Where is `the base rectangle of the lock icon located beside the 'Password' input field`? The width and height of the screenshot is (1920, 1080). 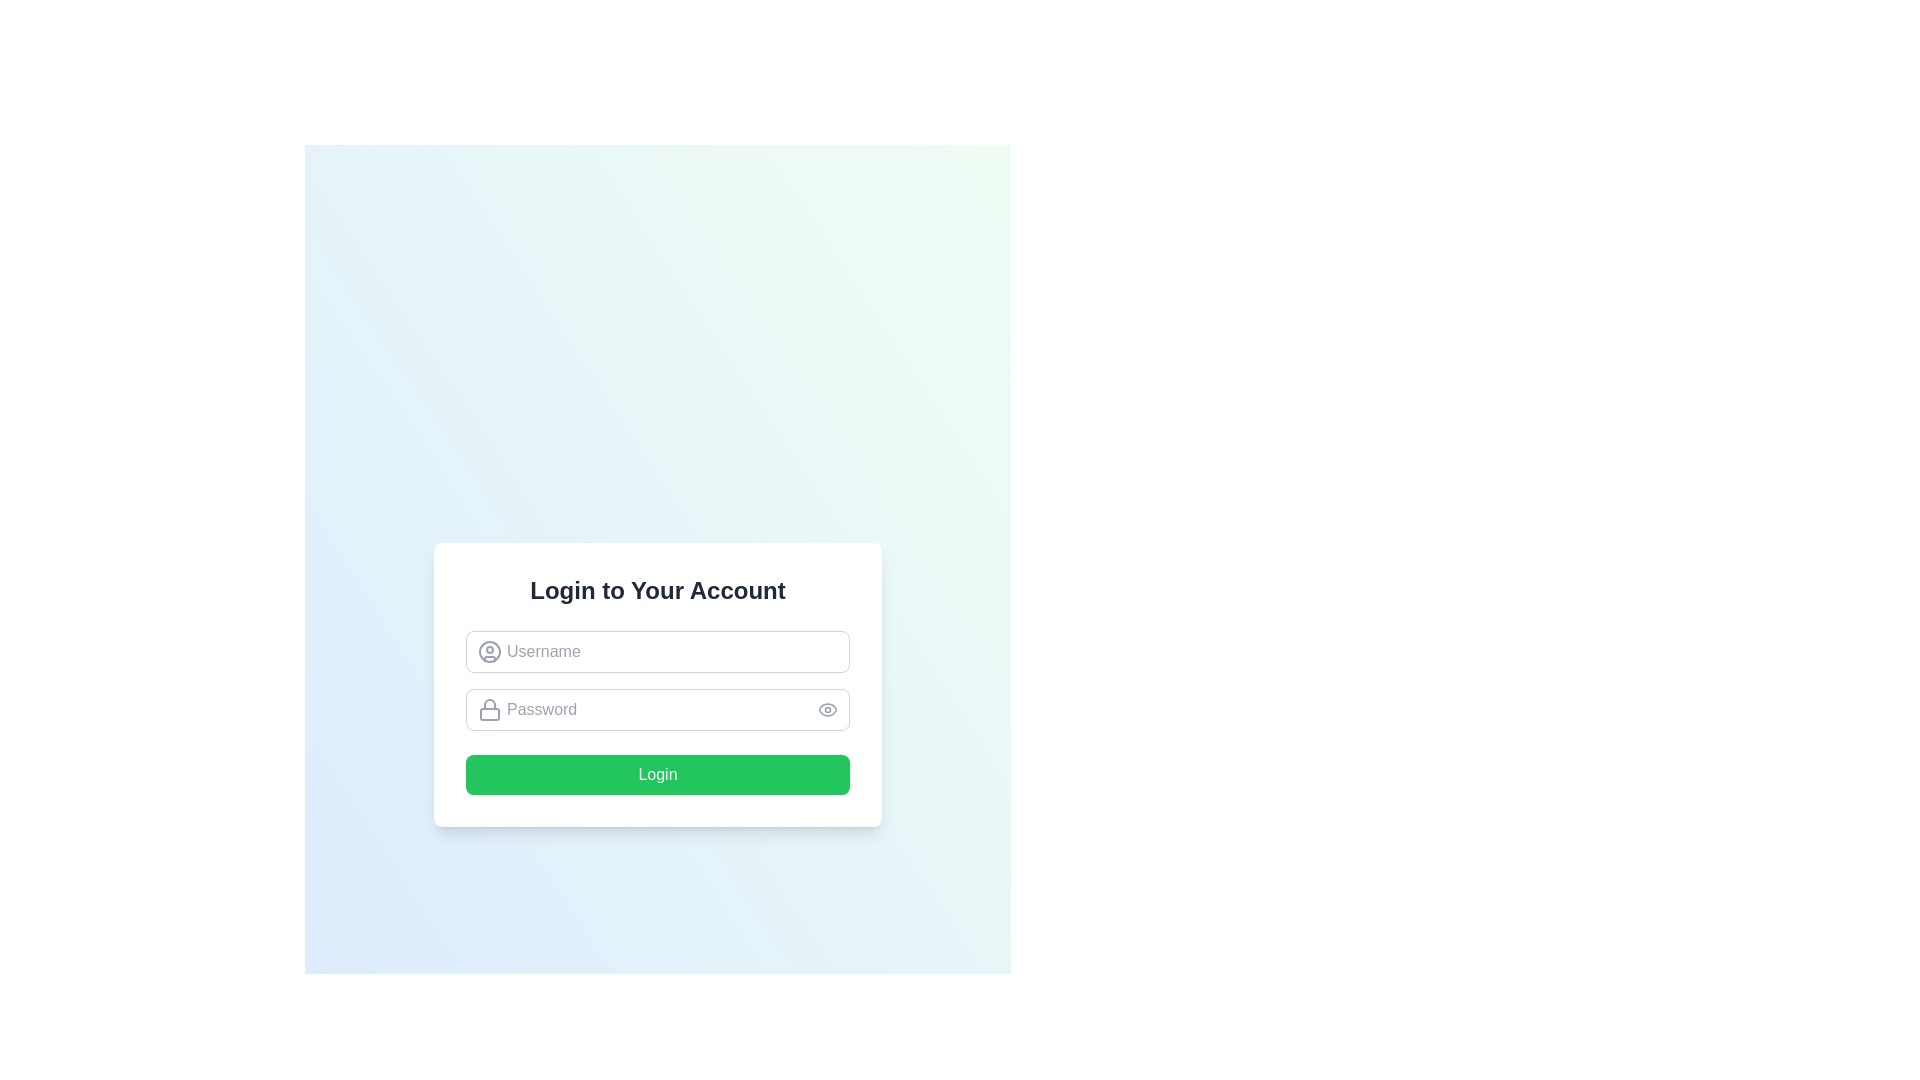
the base rectangle of the lock icon located beside the 'Password' input field is located at coordinates (489, 713).